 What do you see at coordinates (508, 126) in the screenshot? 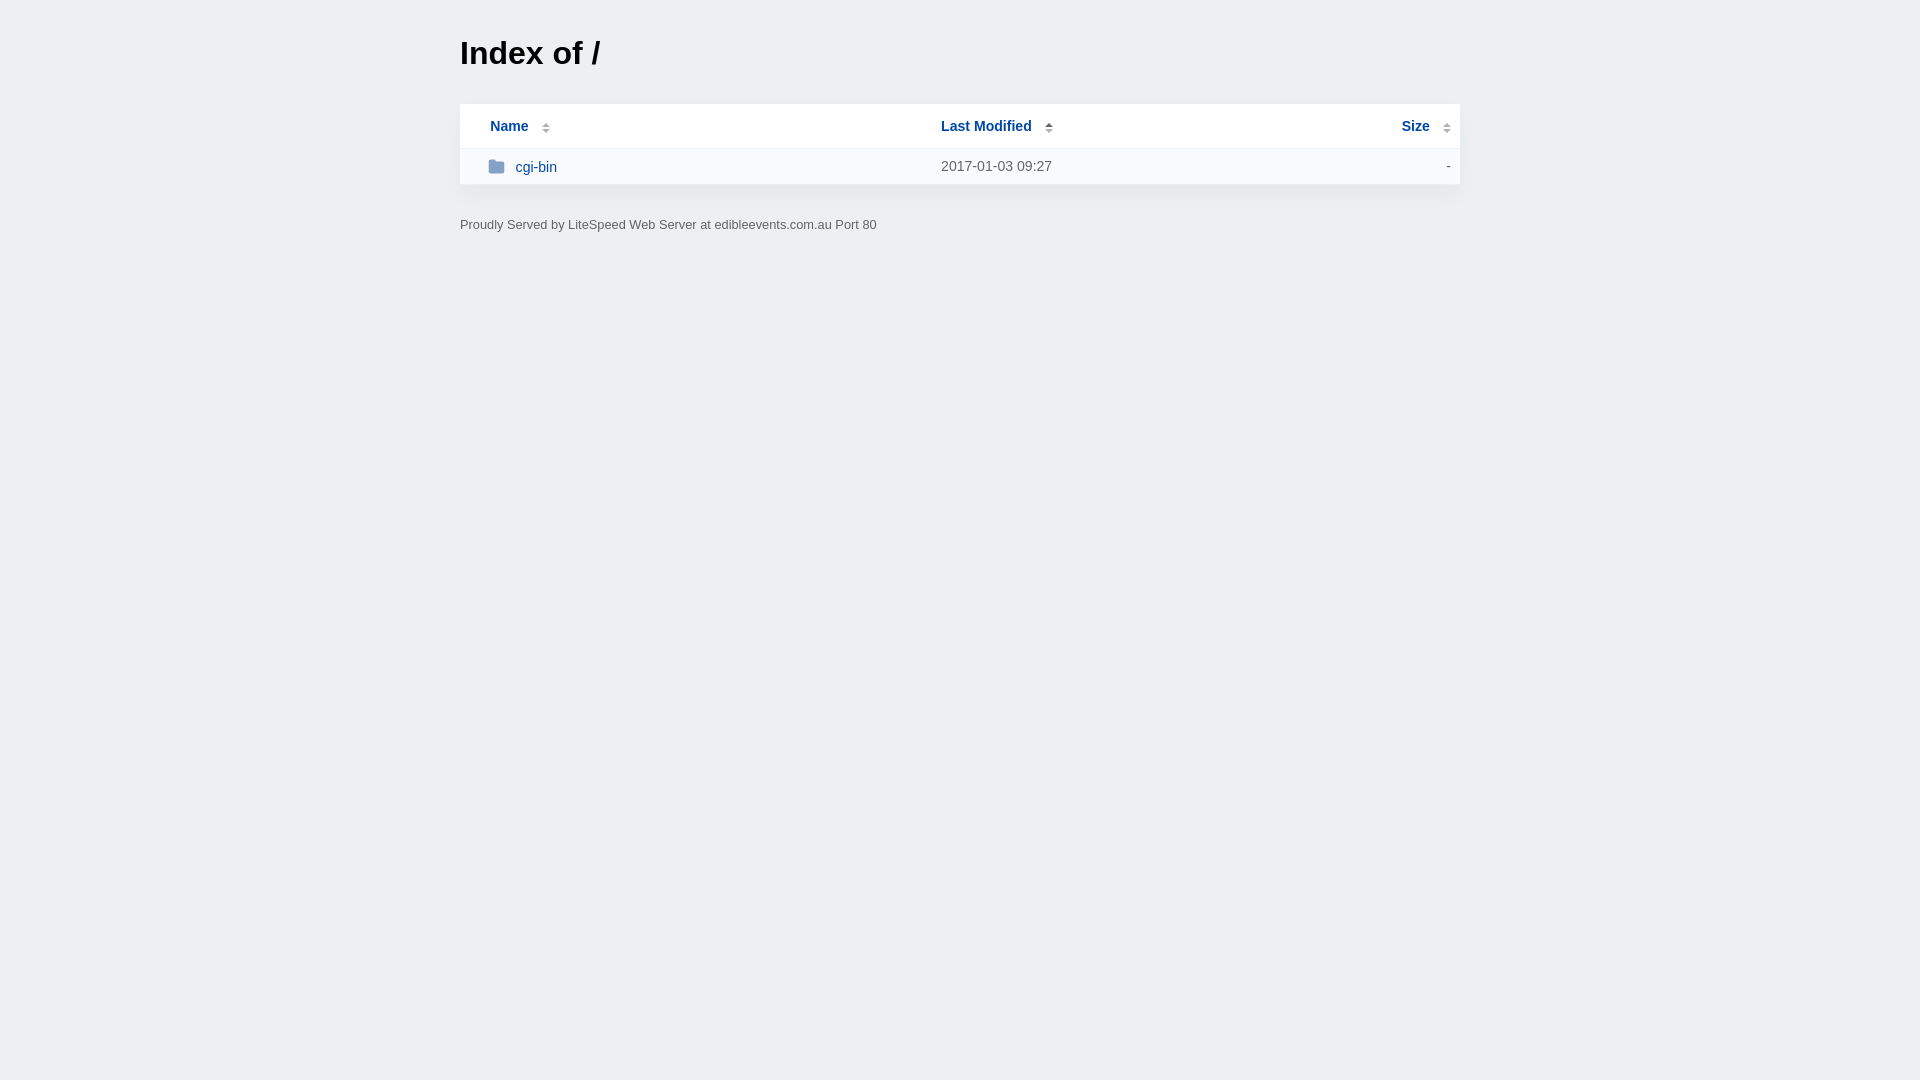
I see `'Name'` at bounding box center [508, 126].